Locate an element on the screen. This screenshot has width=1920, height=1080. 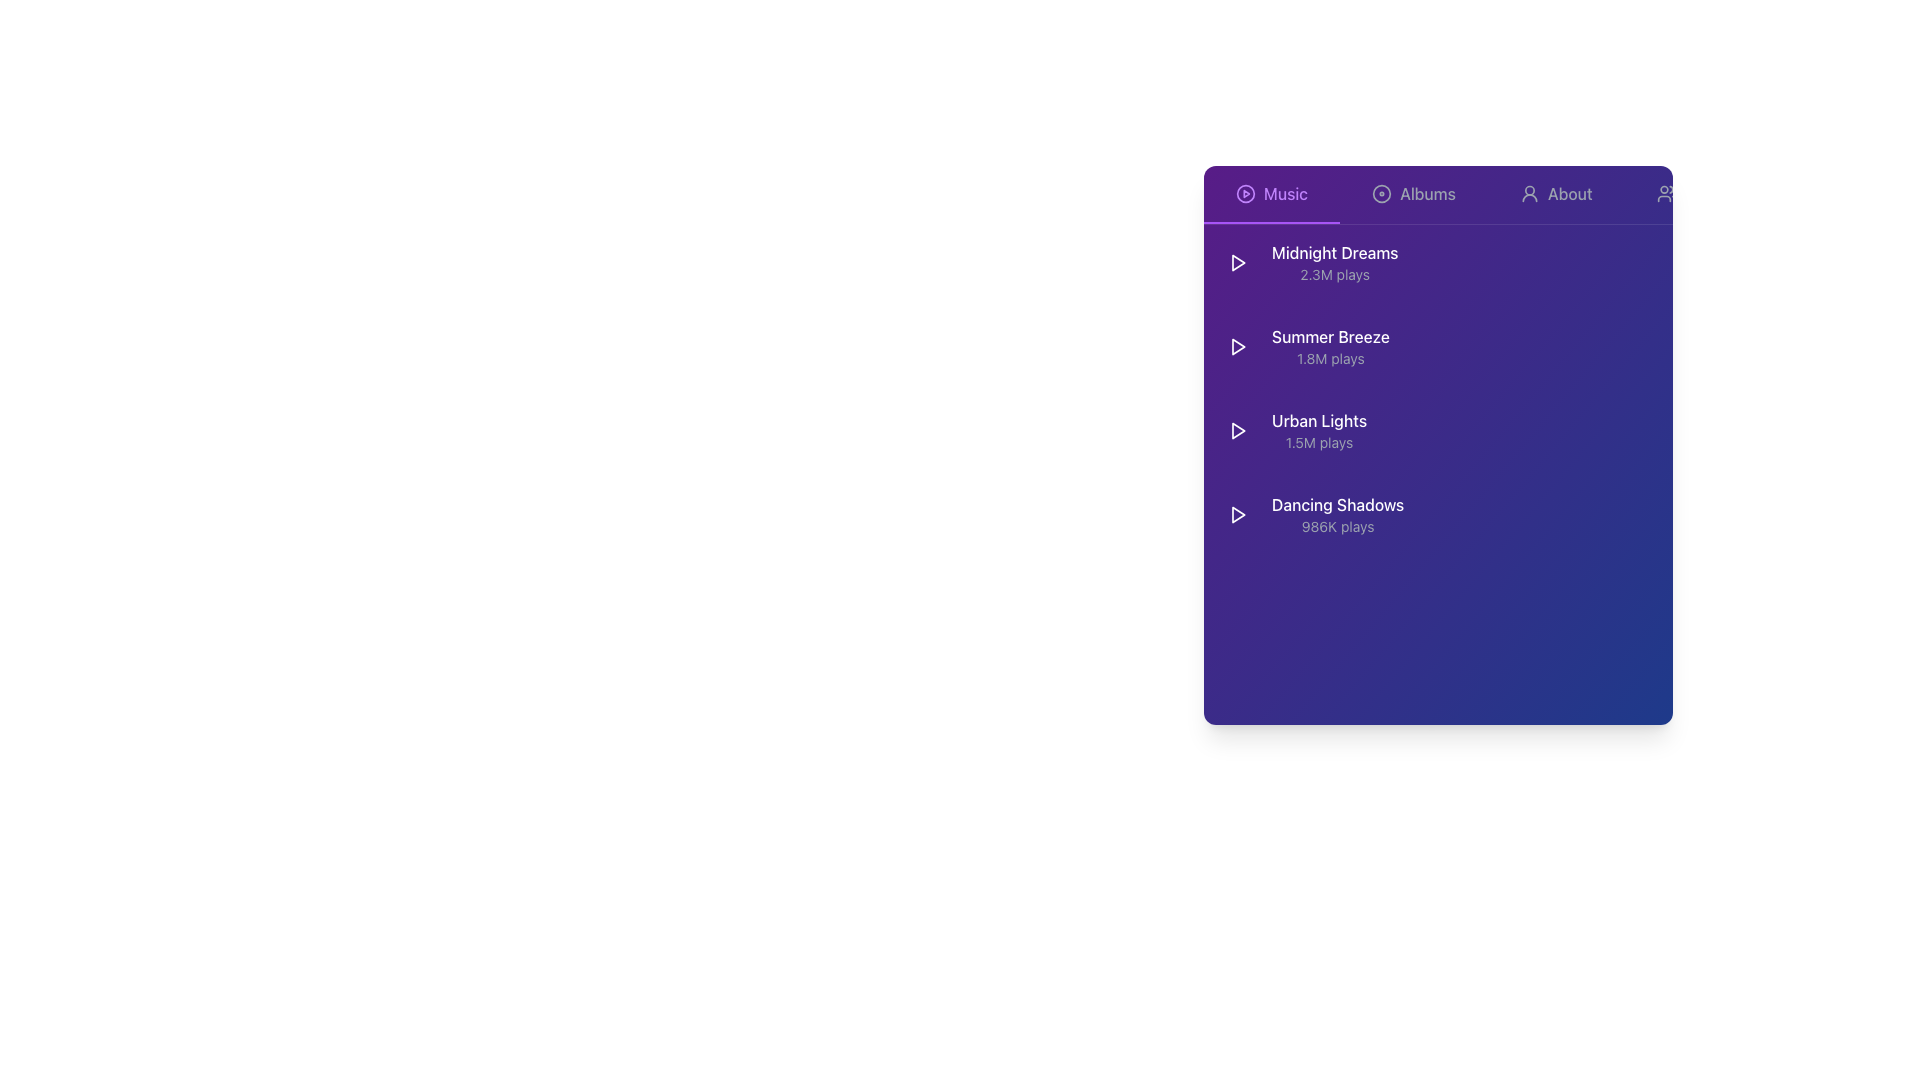
the first music track item representing 'Midnight Dreams' is located at coordinates (1437, 261).